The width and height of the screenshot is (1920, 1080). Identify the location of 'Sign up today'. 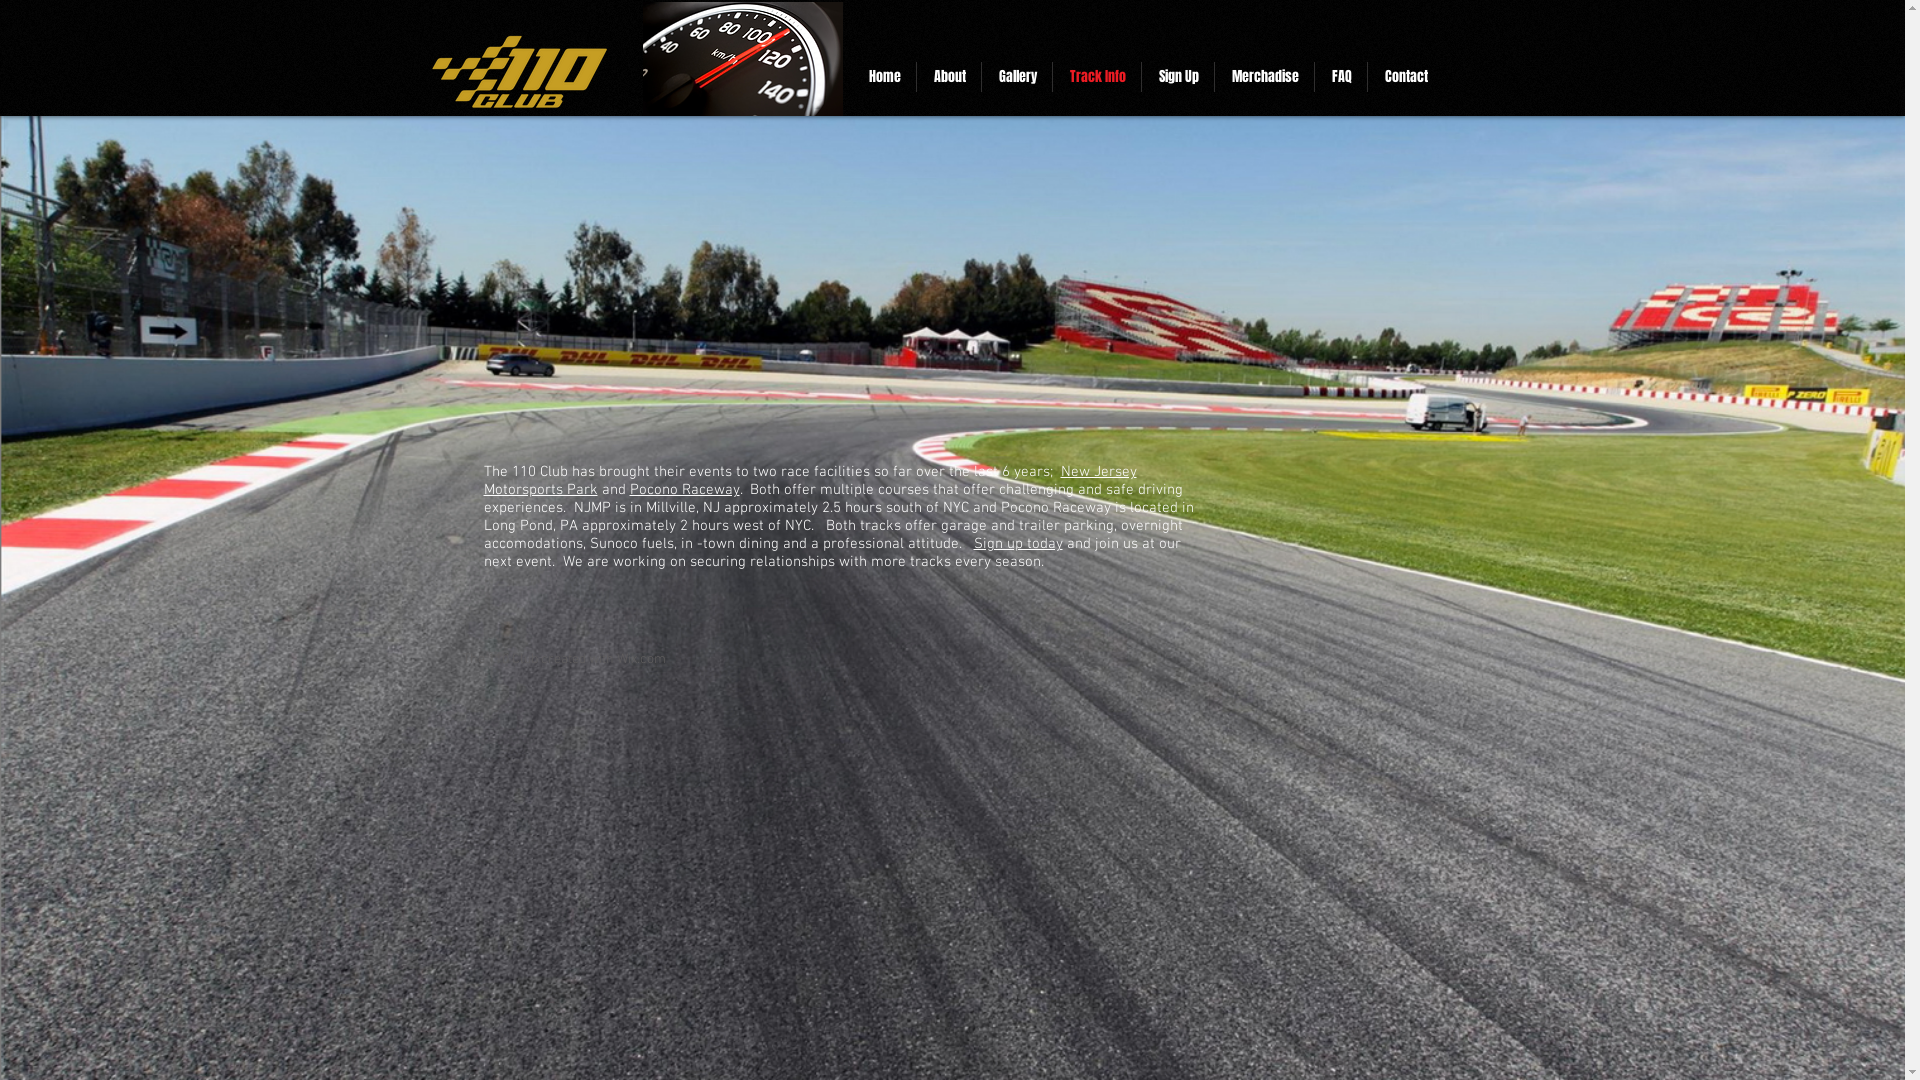
(1018, 543).